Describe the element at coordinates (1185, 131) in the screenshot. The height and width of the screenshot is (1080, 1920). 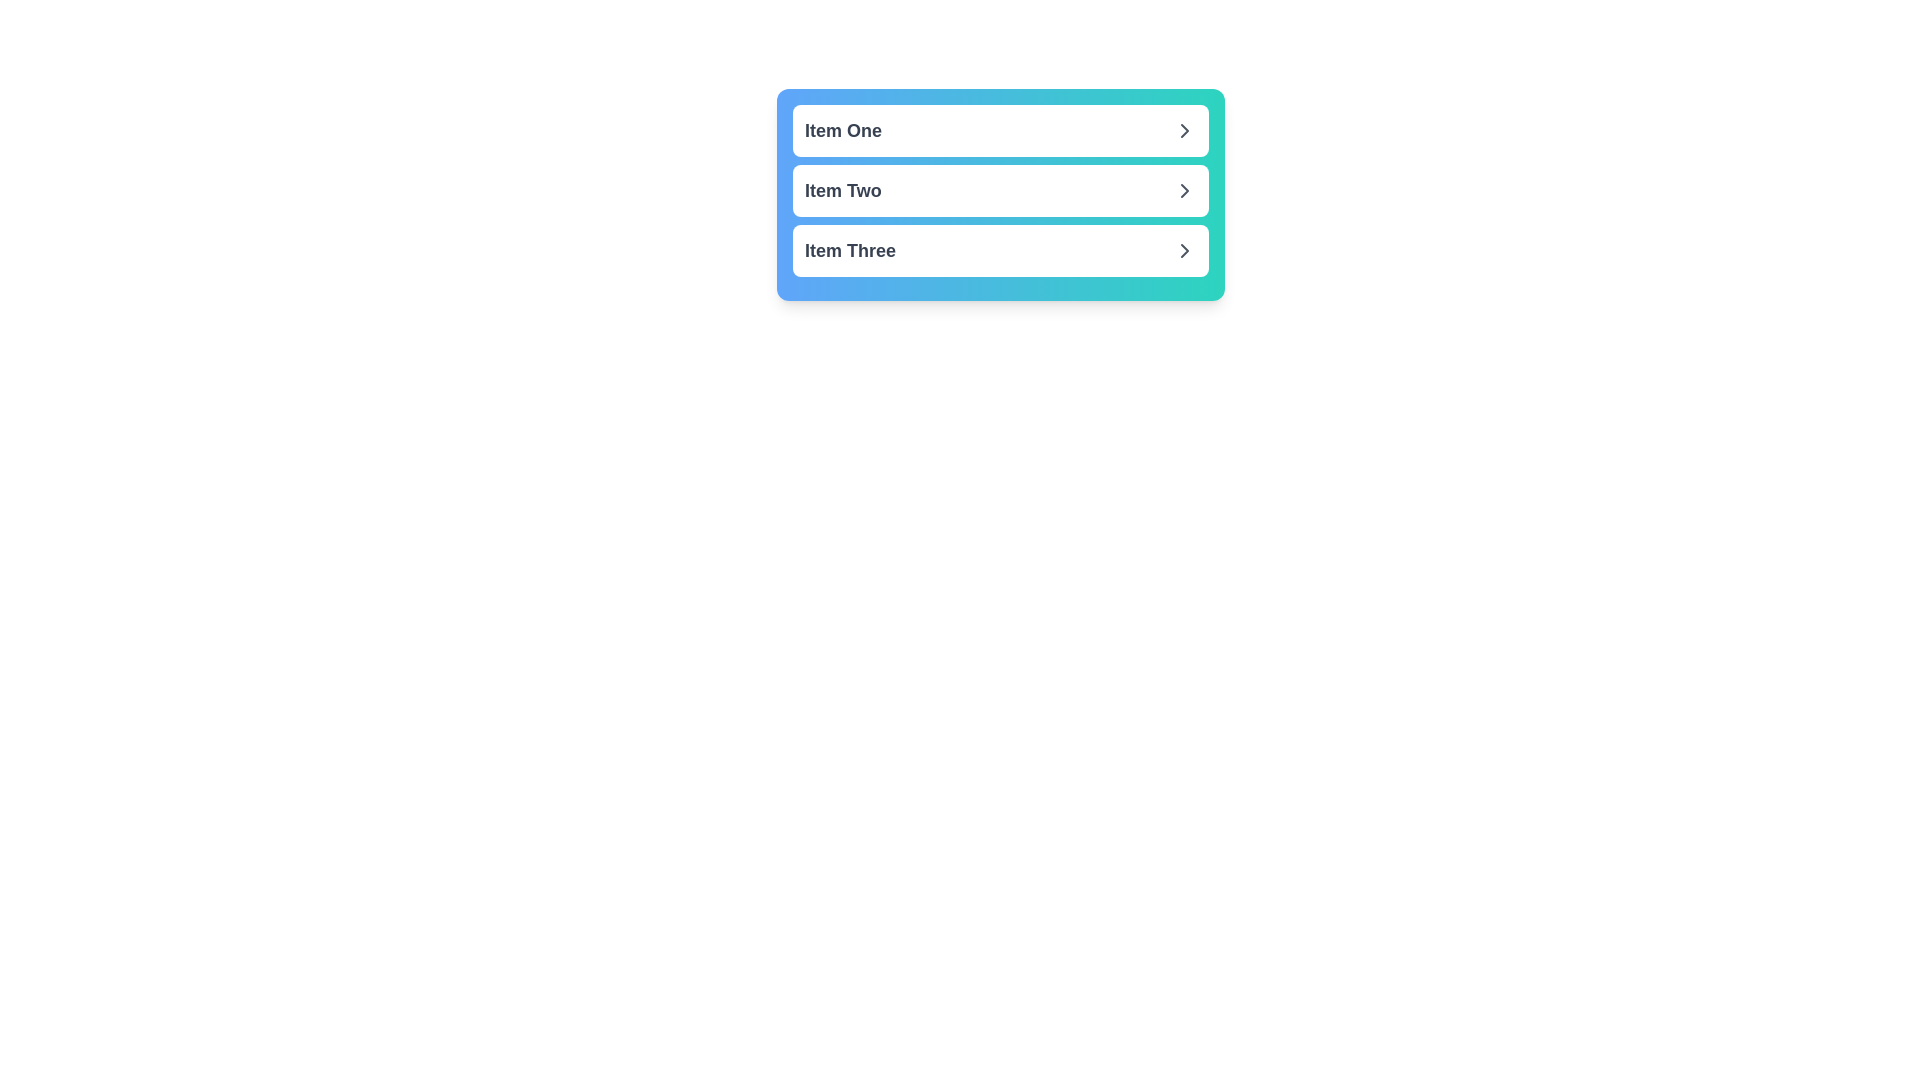
I see `the navigation icon positioned to the right of the text label 'Item One' in the vertical list` at that location.